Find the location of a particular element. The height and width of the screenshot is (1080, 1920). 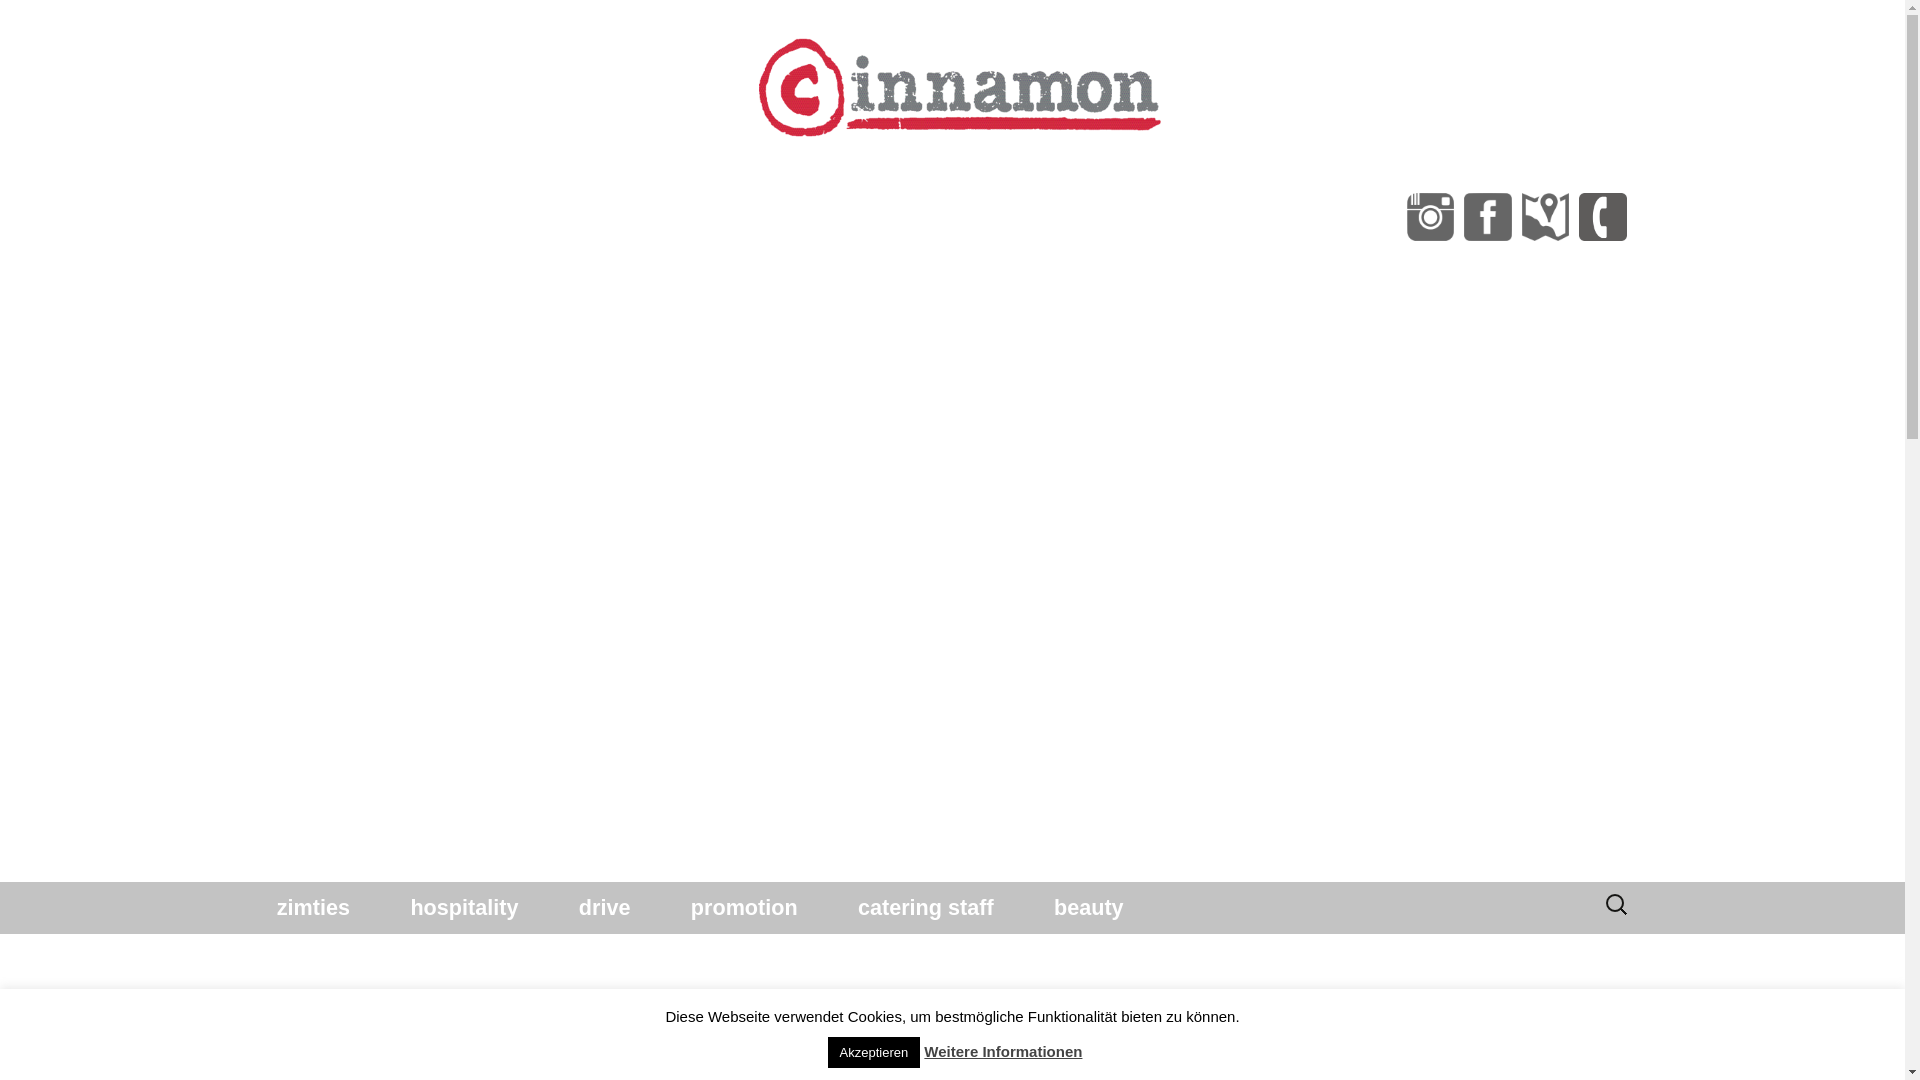

'cinnamon Gmbh in Google Maps' is located at coordinates (1544, 216).